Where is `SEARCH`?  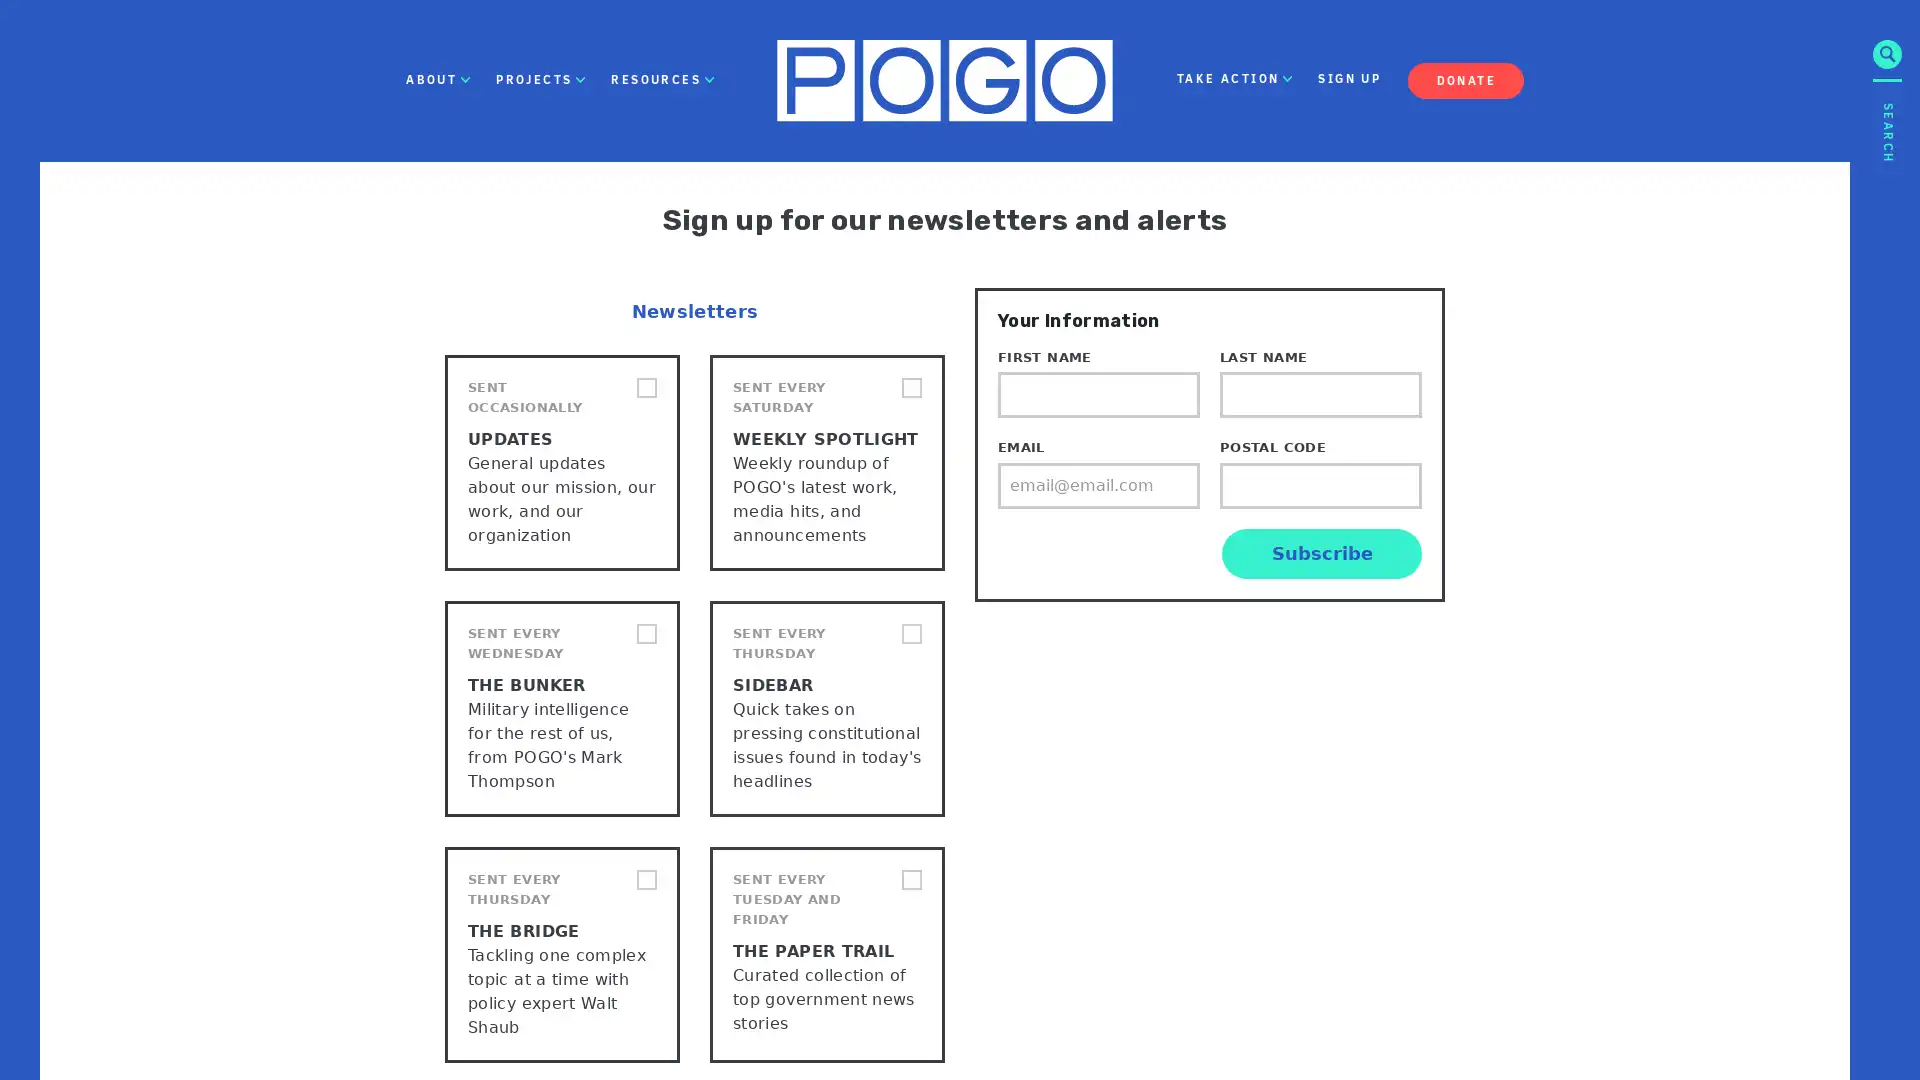 SEARCH is located at coordinates (1886, 274).